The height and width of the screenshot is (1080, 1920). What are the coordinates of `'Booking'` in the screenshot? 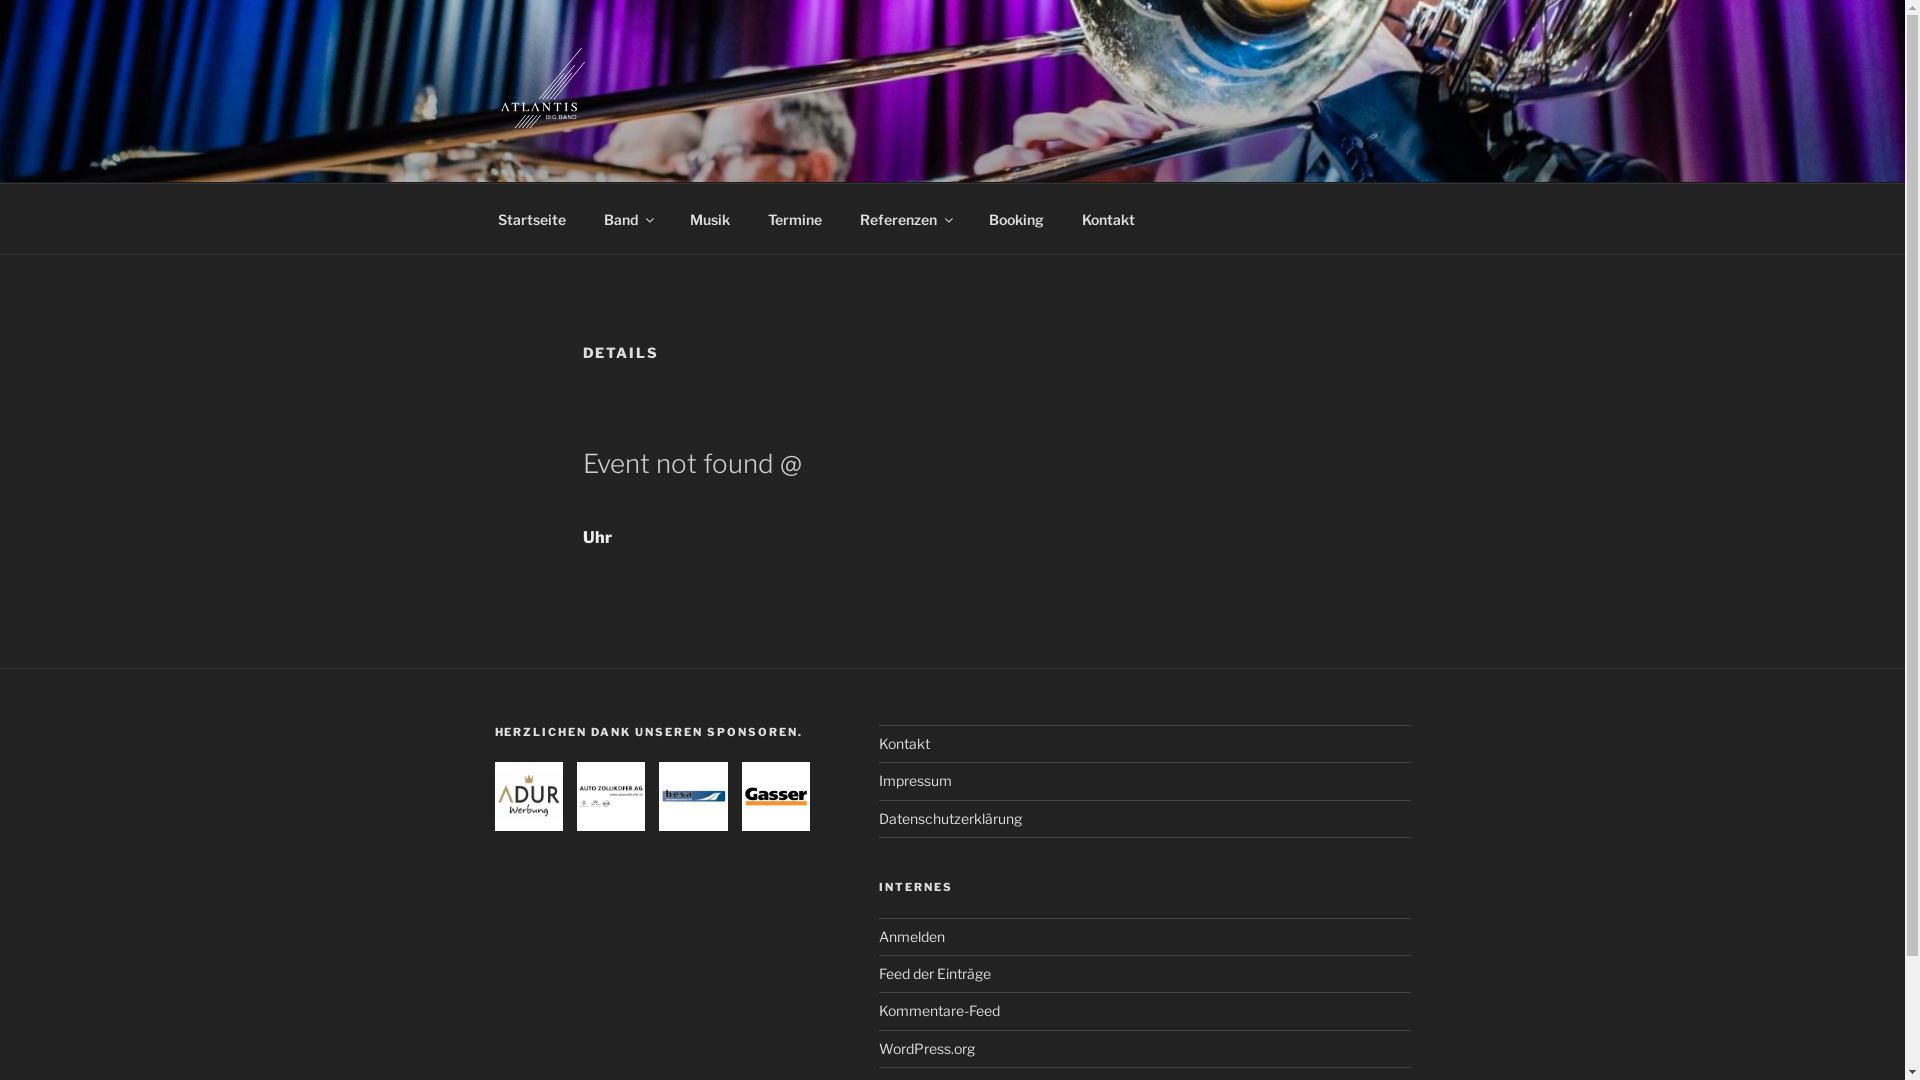 It's located at (1017, 218).